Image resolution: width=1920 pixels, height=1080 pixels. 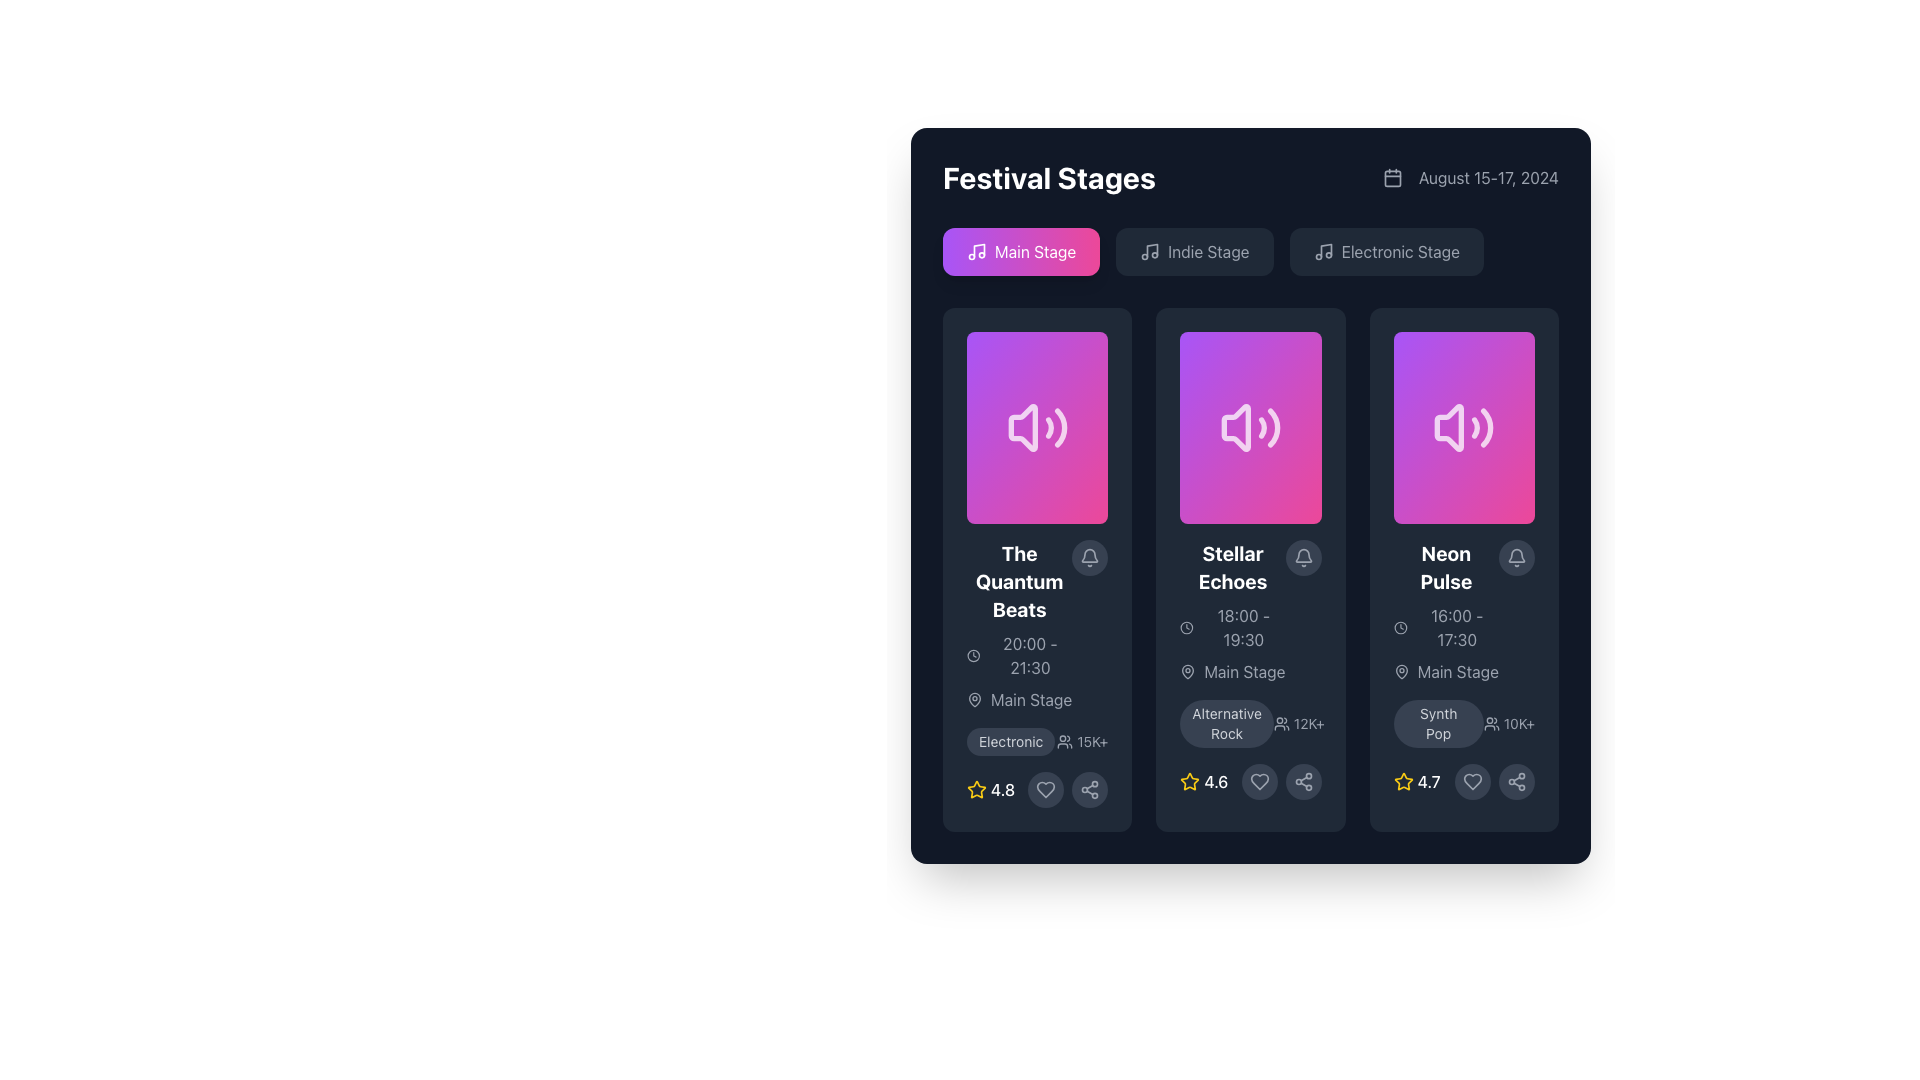 What do you see at coordinates (1303, 558) in the screenshot?
I see `the bell icon located in the upper right corner of the 'Stellar Echoes' event card` at bounding box center [1303, 558].